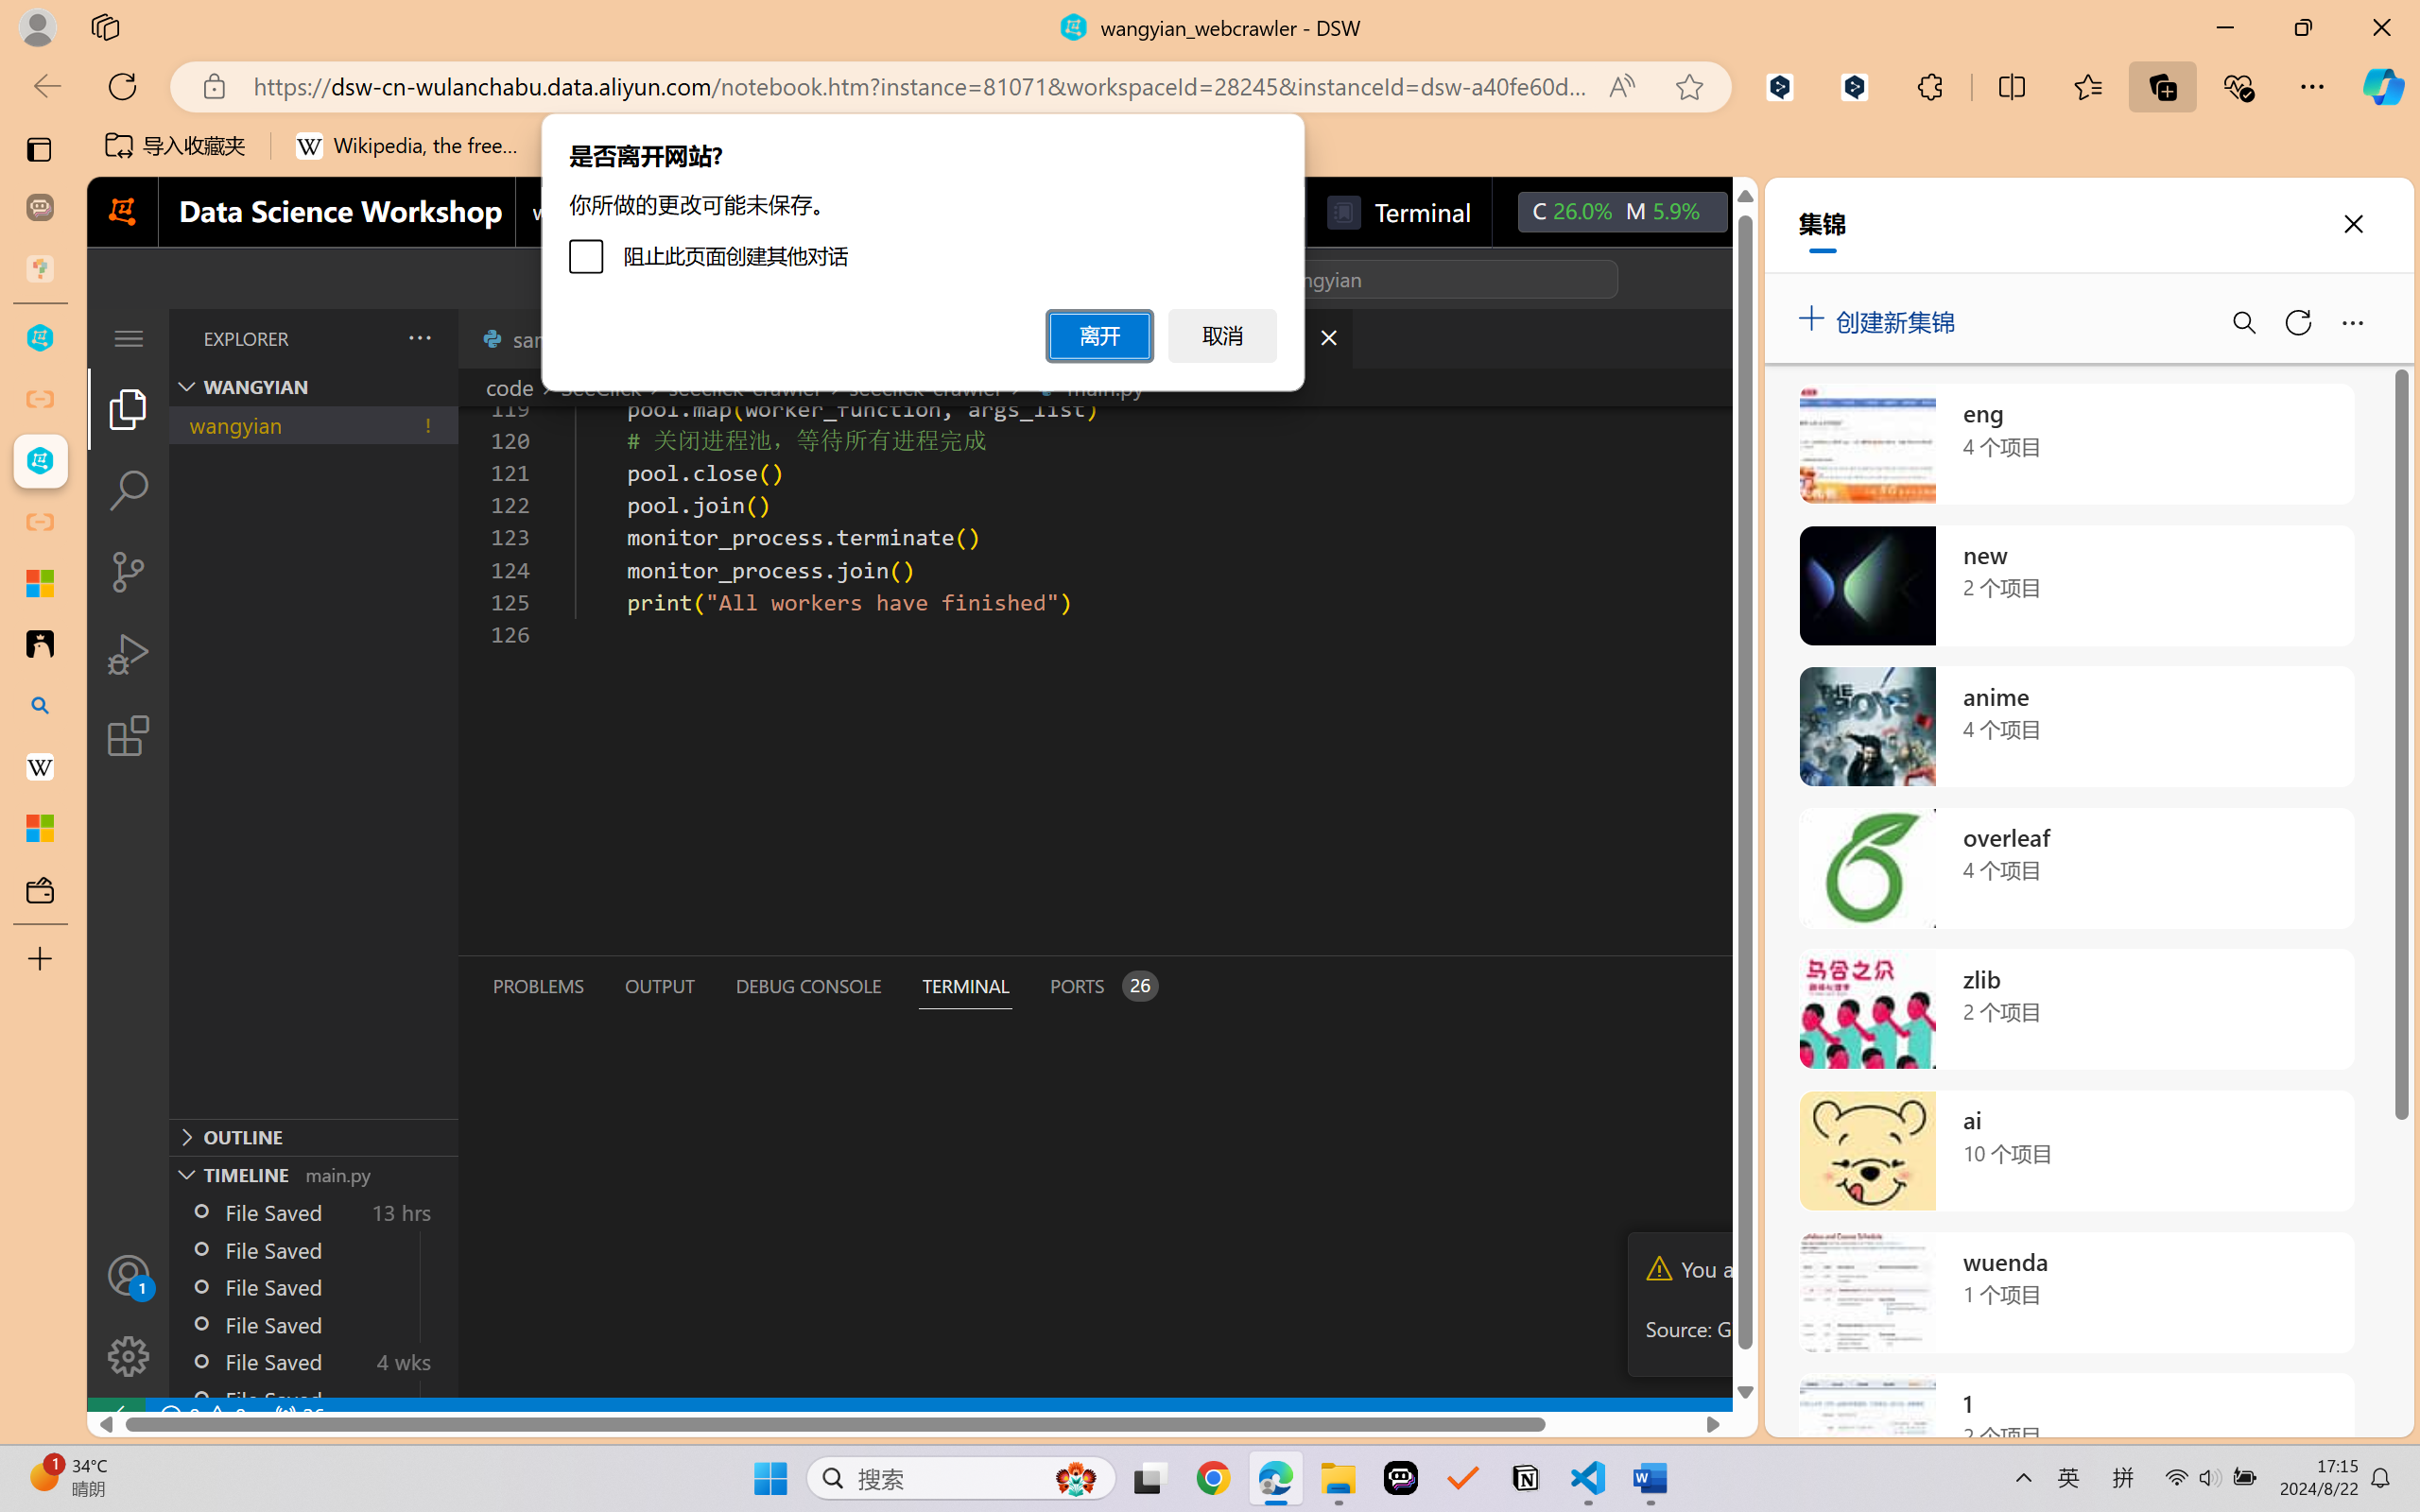 The image size is (2420, 1512). What do you see at coordinates (127, 1274) in the screenshot?
I see `'Accounts - Sign in requested'` at bounding box center [127, 1274].